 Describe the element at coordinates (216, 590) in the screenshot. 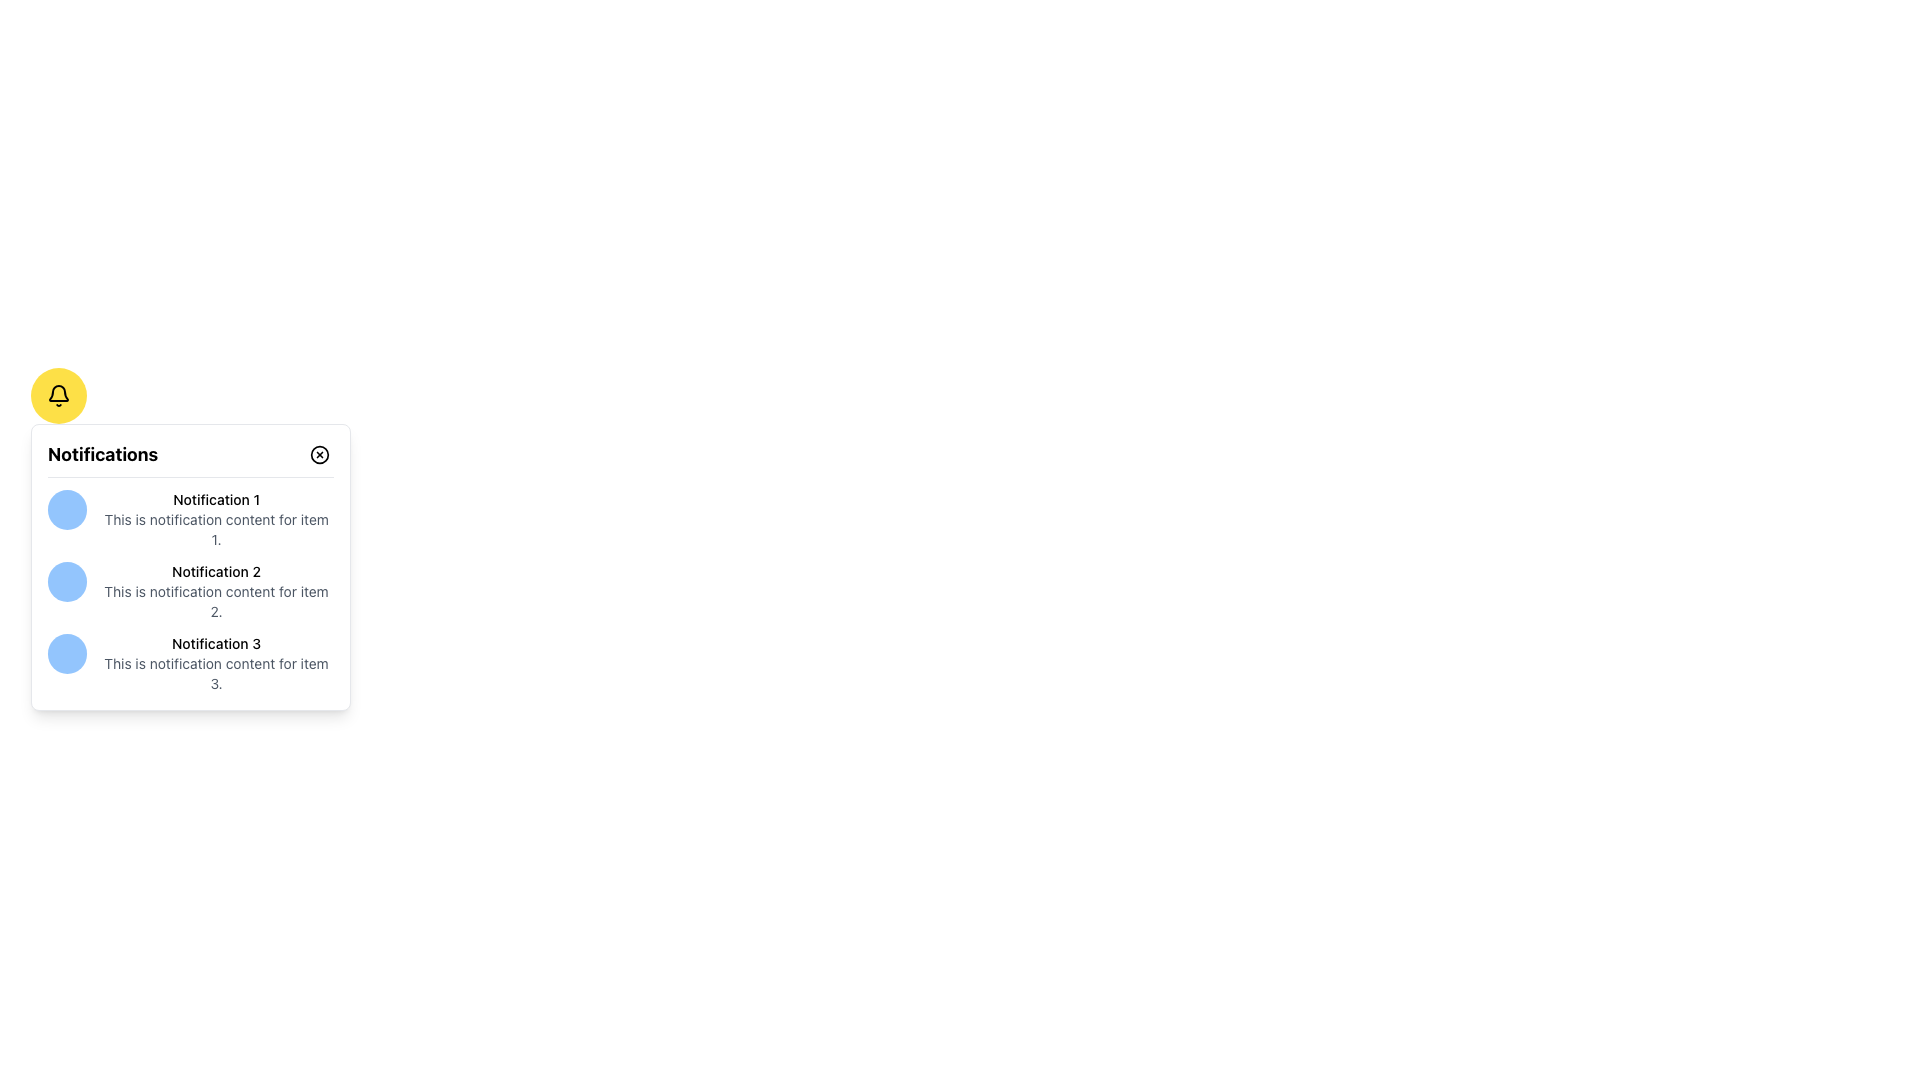

I see `the second notification list item in the notification panel, which contains a title and description, positioned between 'Notification 1' and 'Notification 3'` at that location.